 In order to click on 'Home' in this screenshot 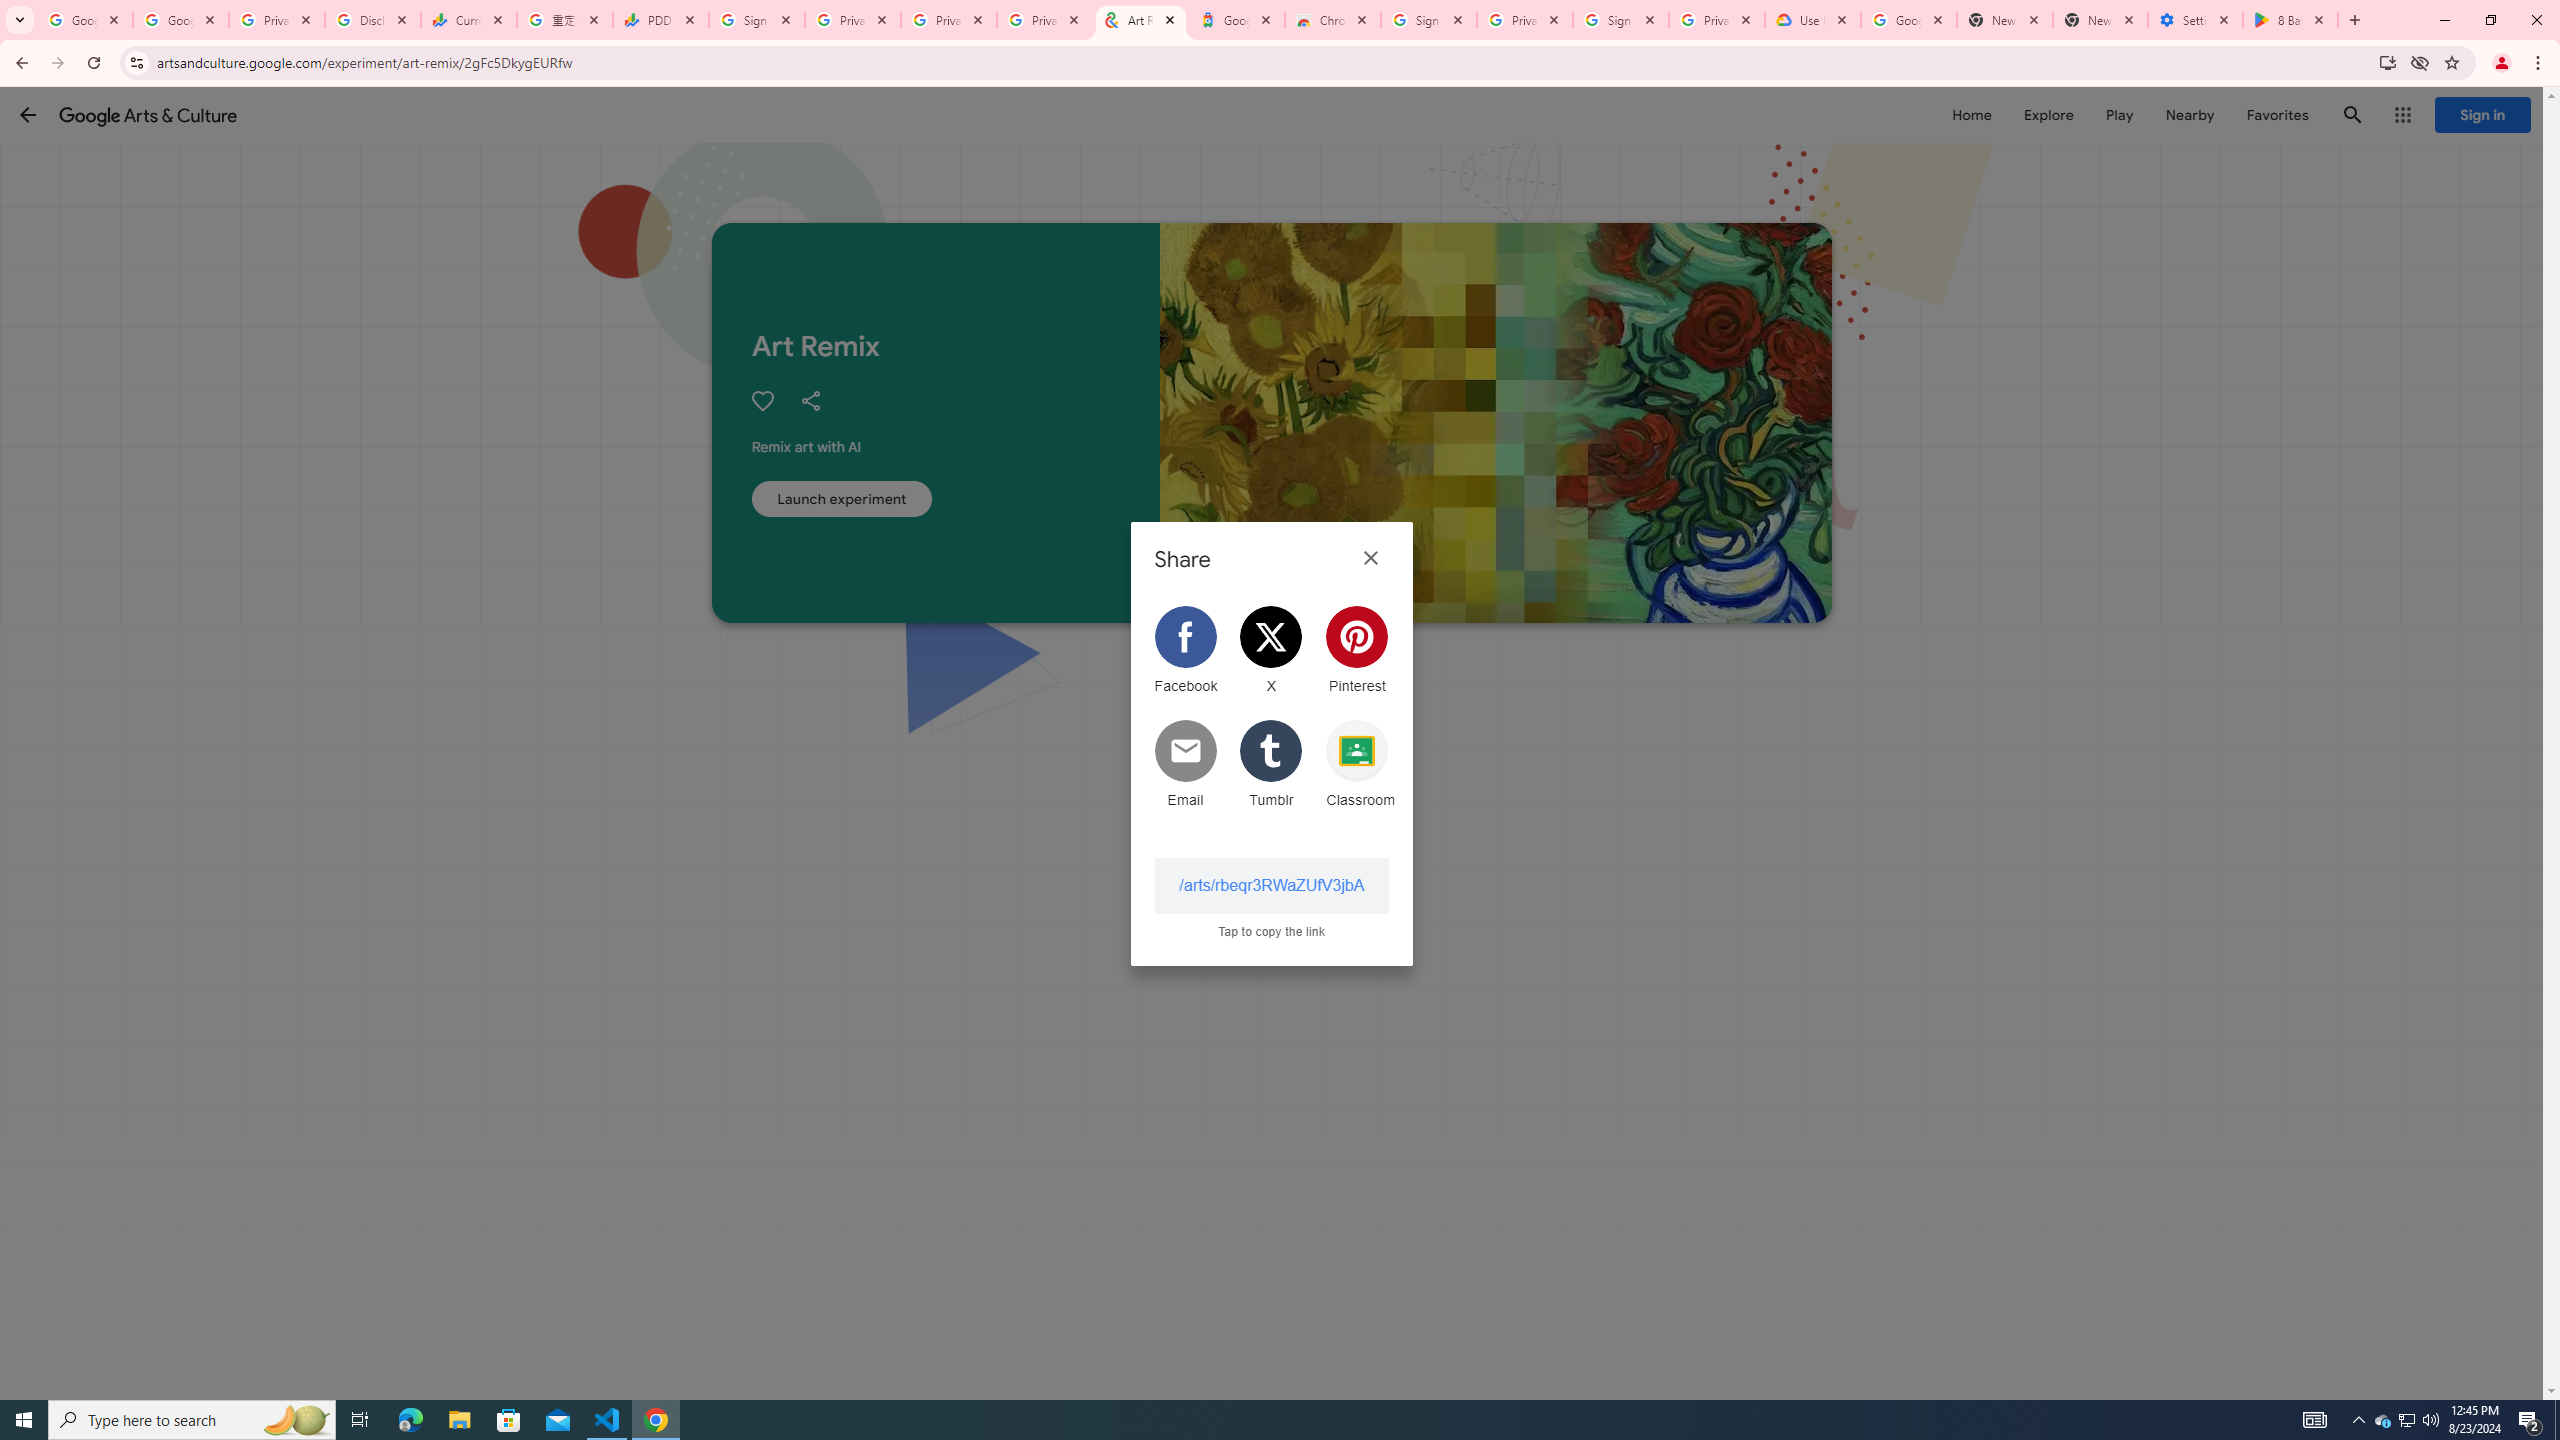, I will do `click(1970, 114)`.